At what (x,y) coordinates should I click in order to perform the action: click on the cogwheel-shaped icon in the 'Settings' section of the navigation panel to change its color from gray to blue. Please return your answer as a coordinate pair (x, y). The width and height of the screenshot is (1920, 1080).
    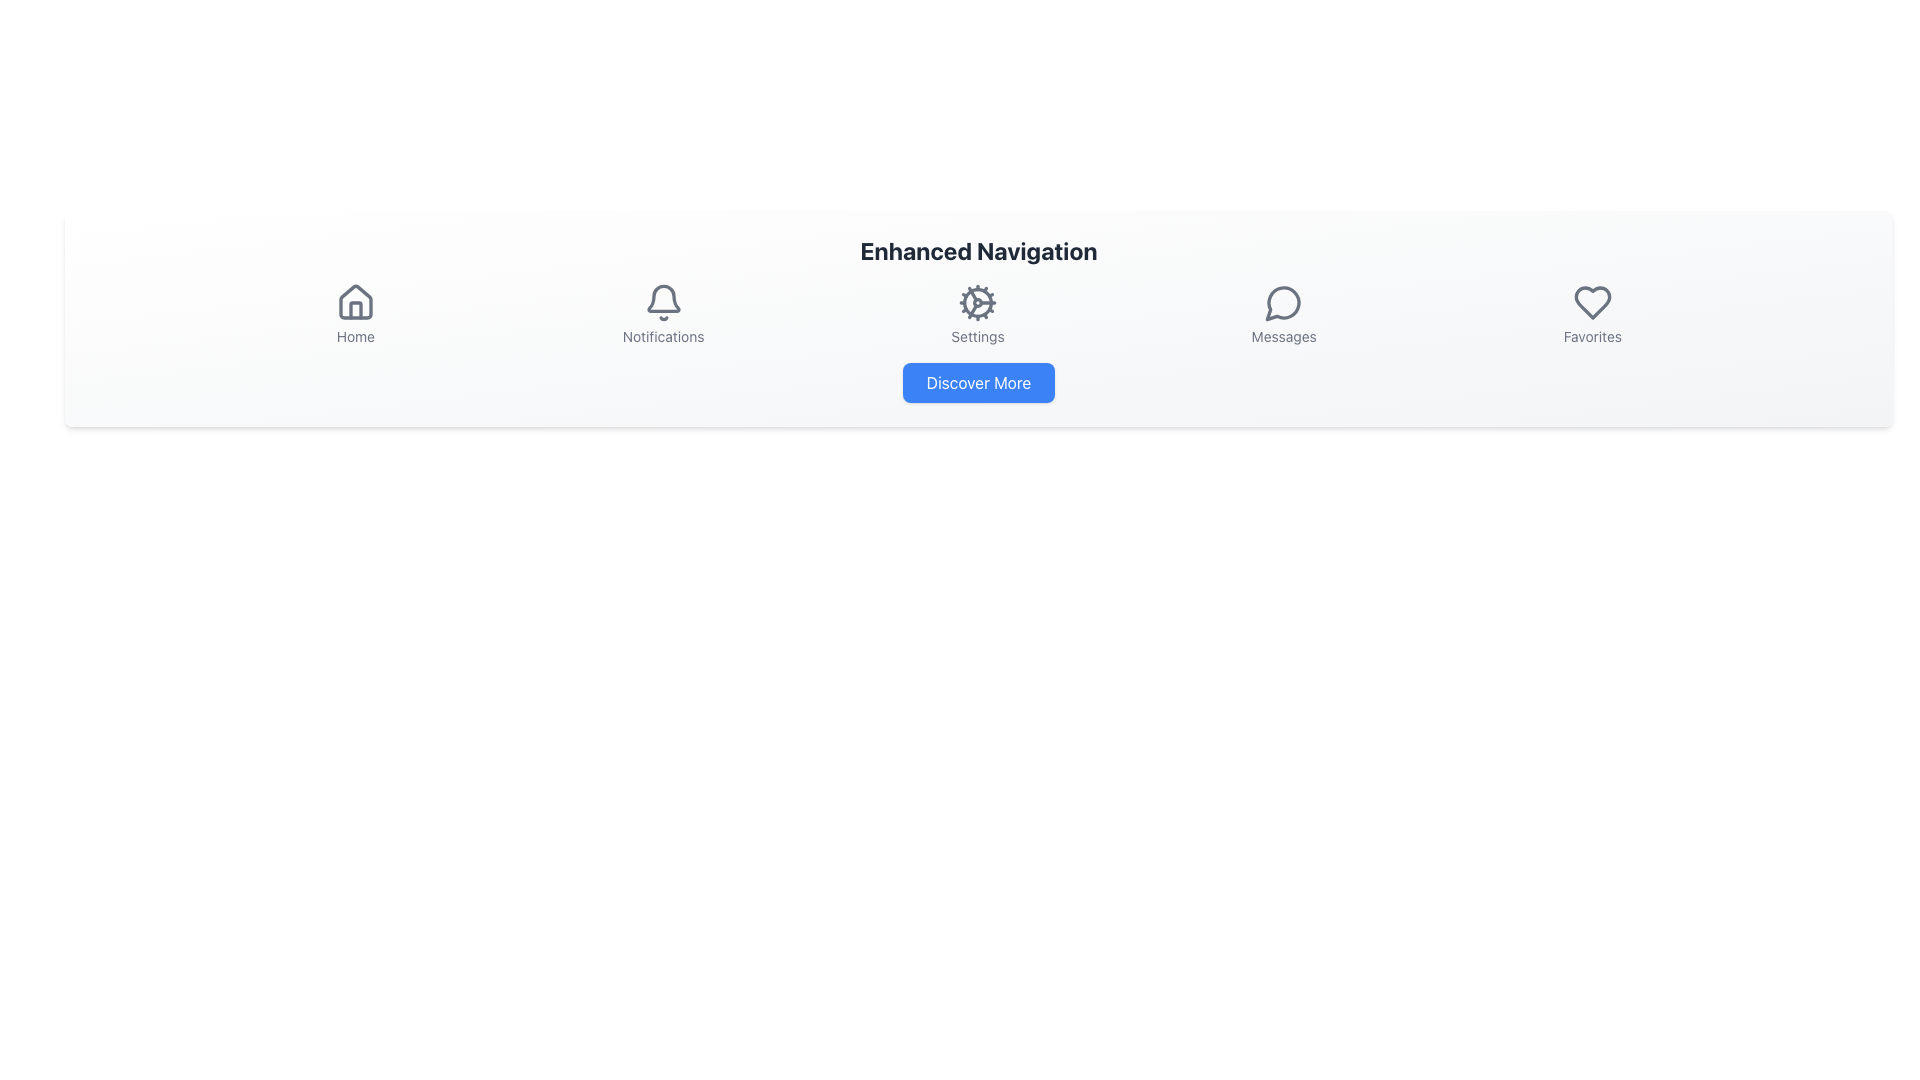
    Looking at the image, I should click on (978, 303).